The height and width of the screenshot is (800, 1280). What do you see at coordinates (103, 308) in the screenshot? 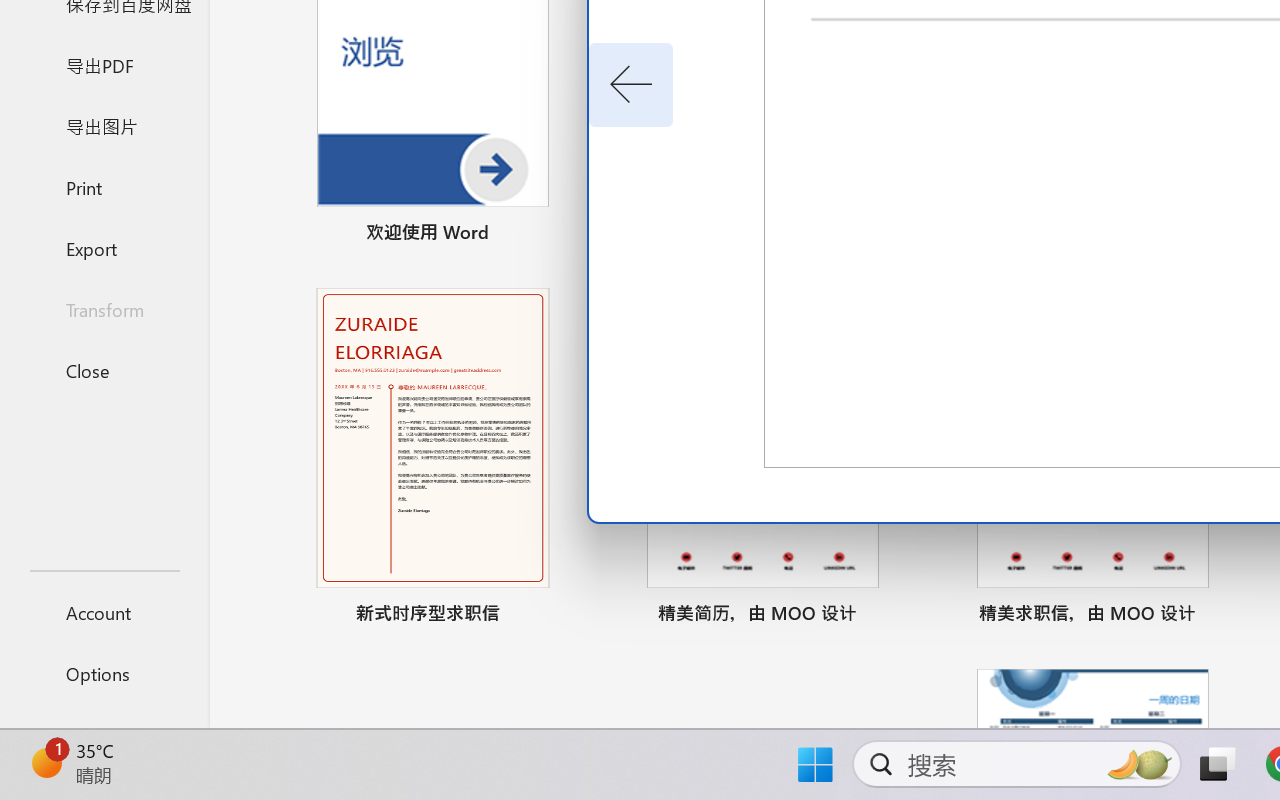
I see `'Transform'` at bounding box center [103, 308].